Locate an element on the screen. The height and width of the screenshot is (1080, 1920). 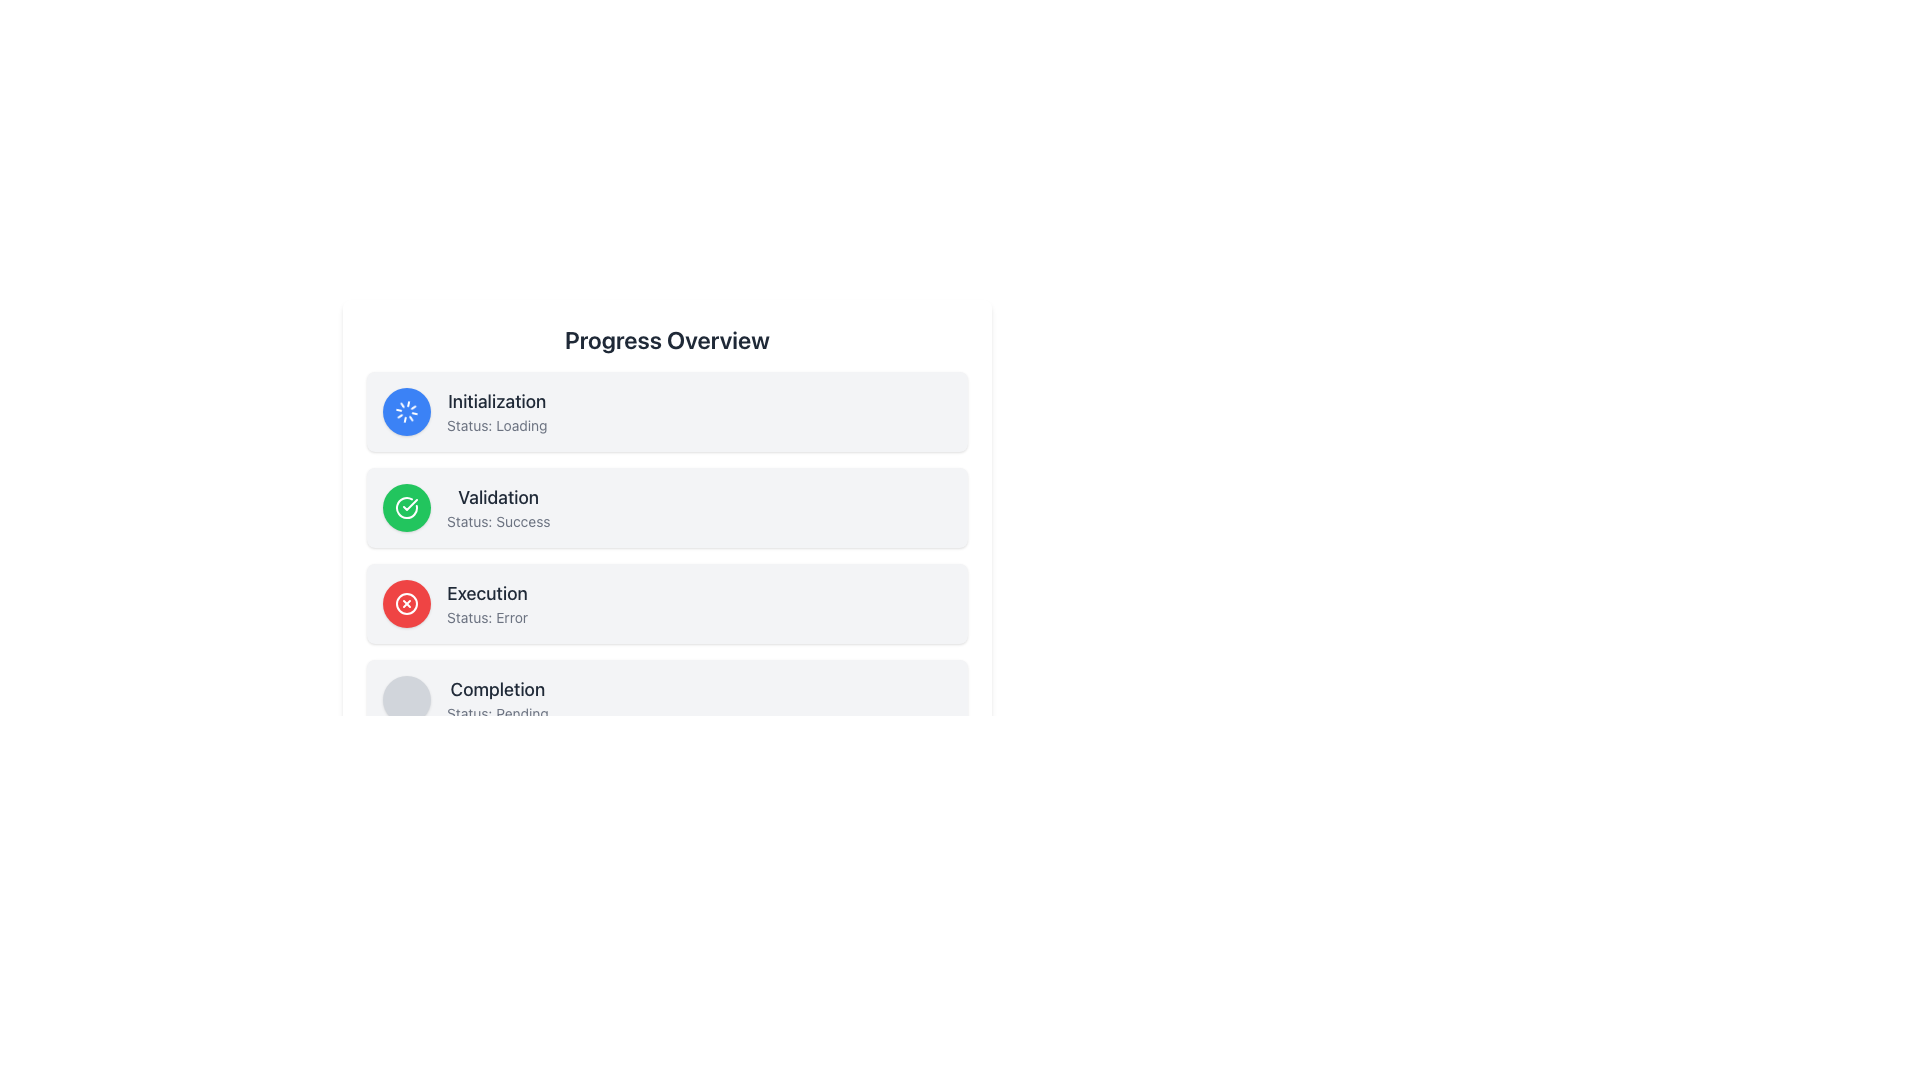
the text display component that shows 'Initialization' and 'Status: Loading' is located at coordinates (497, 411).